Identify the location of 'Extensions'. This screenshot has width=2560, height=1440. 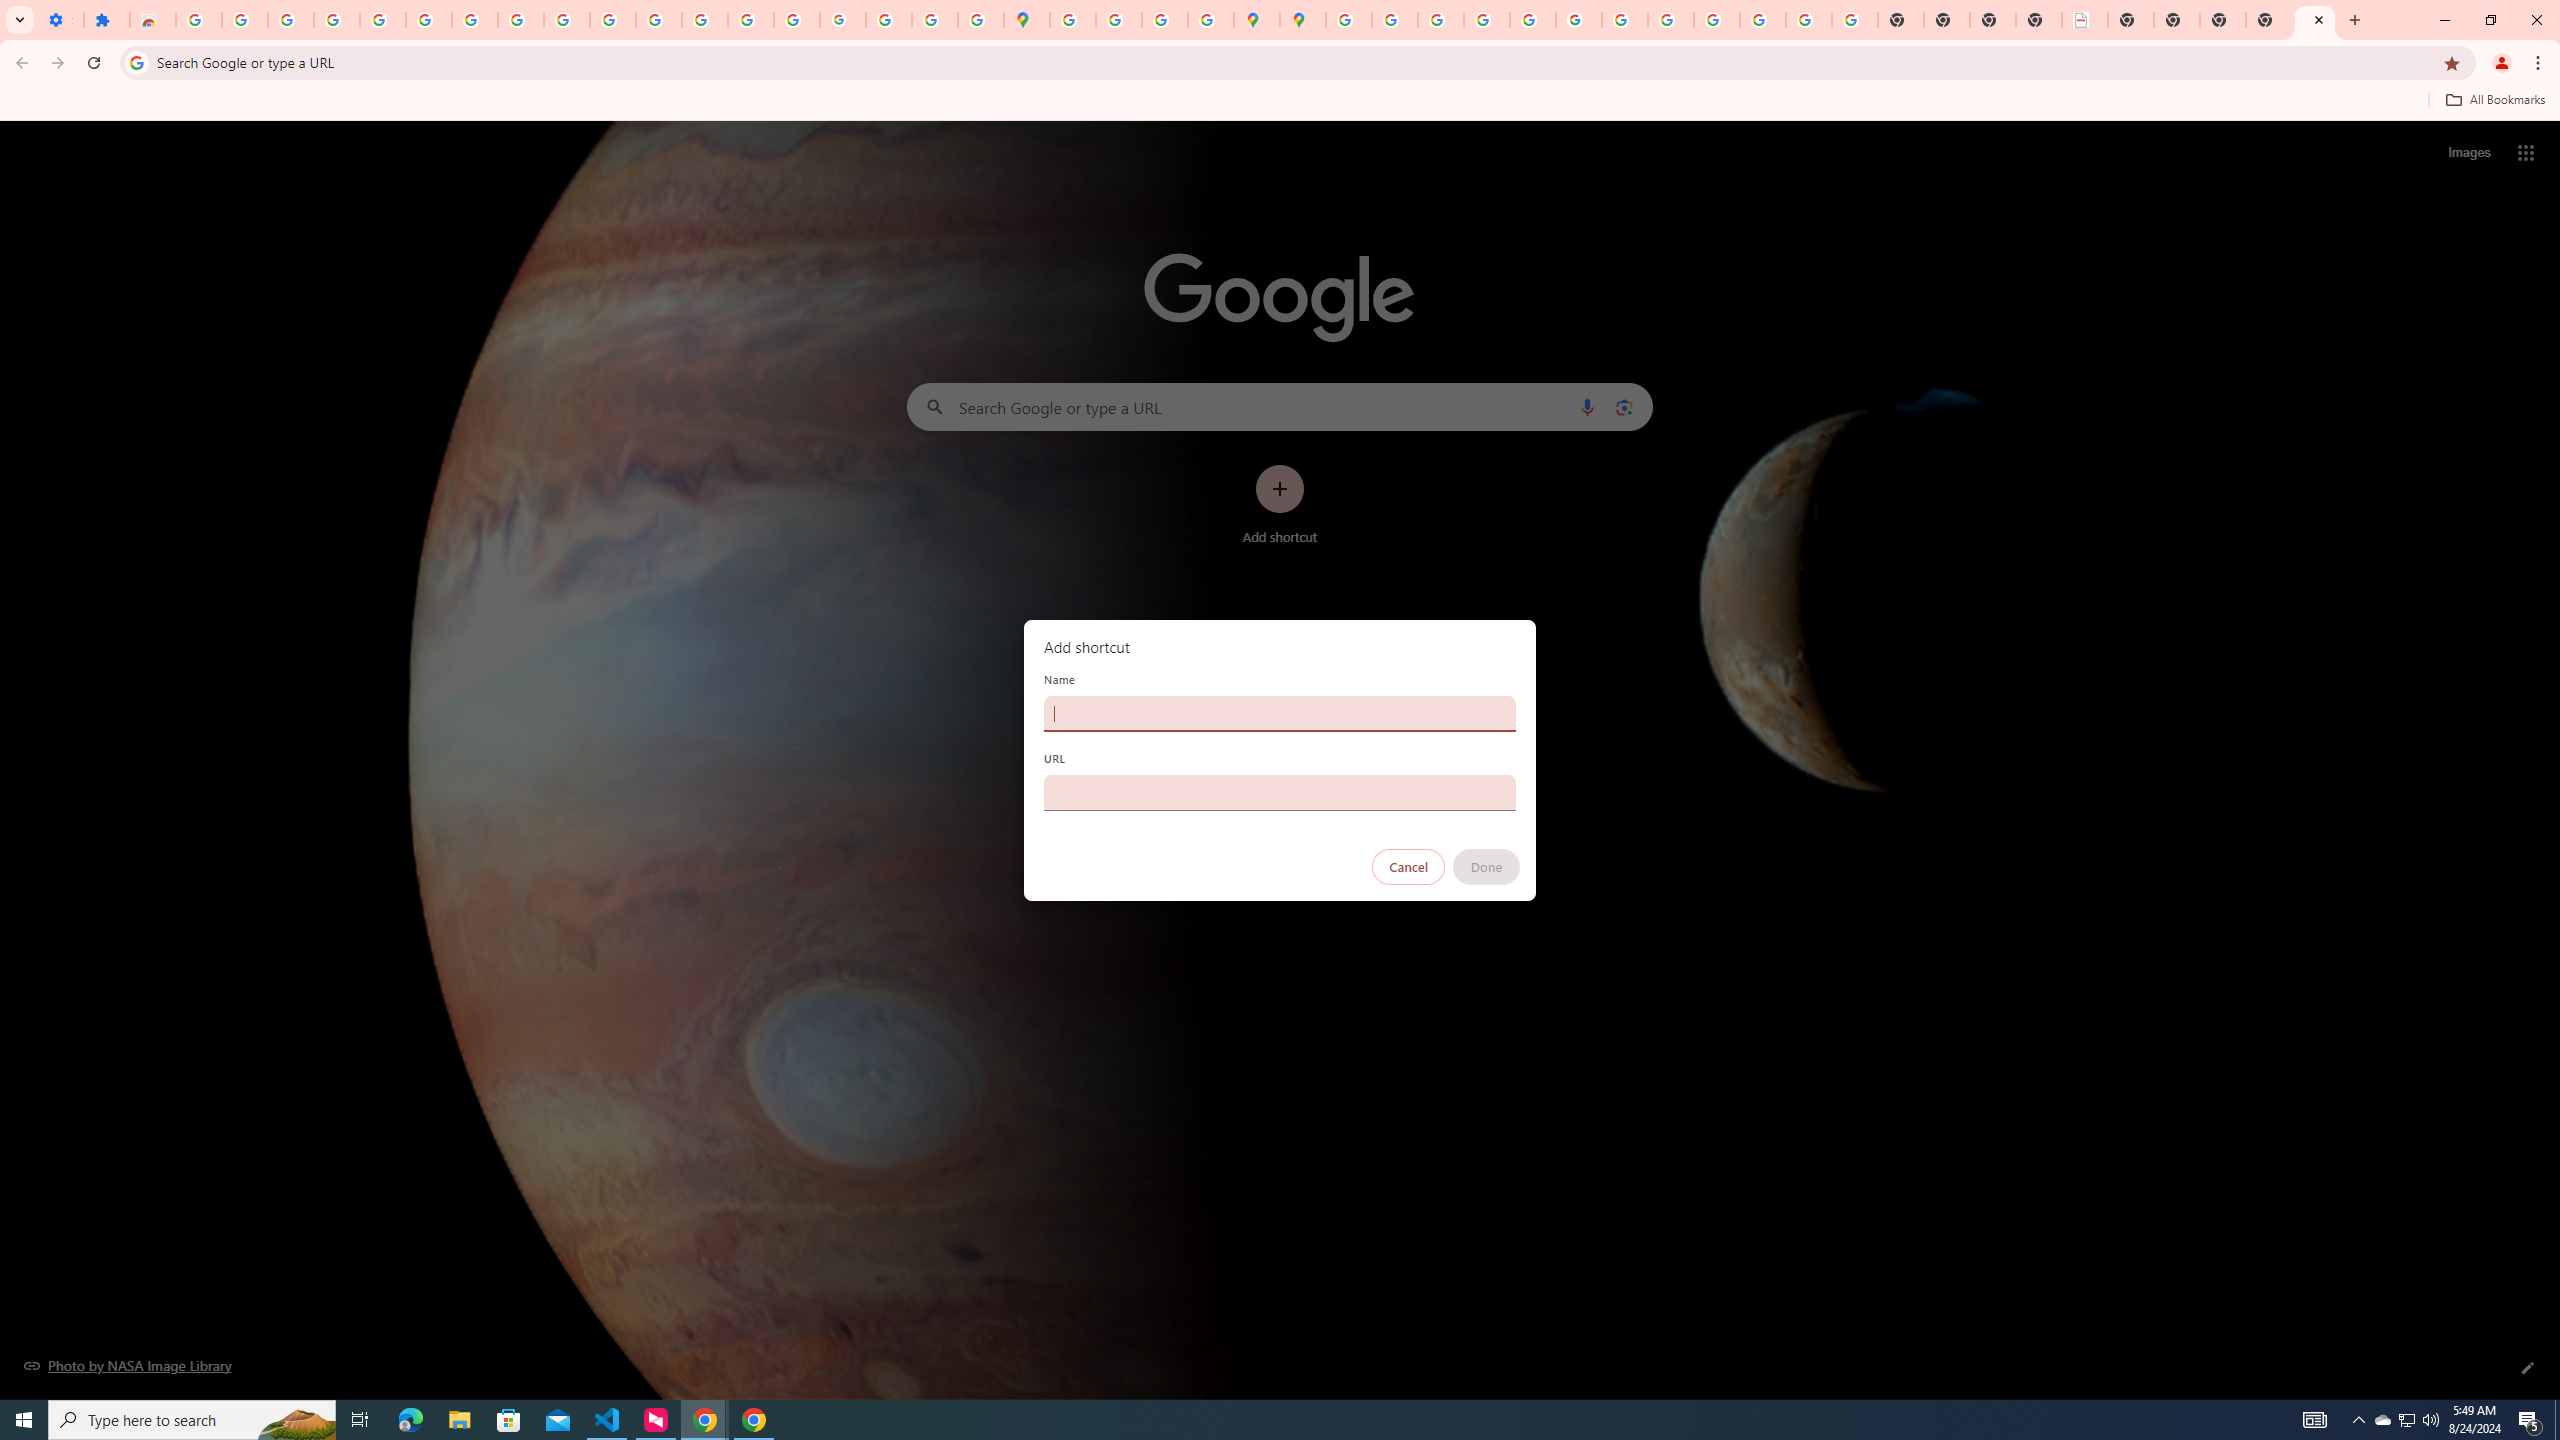
(105, 19).